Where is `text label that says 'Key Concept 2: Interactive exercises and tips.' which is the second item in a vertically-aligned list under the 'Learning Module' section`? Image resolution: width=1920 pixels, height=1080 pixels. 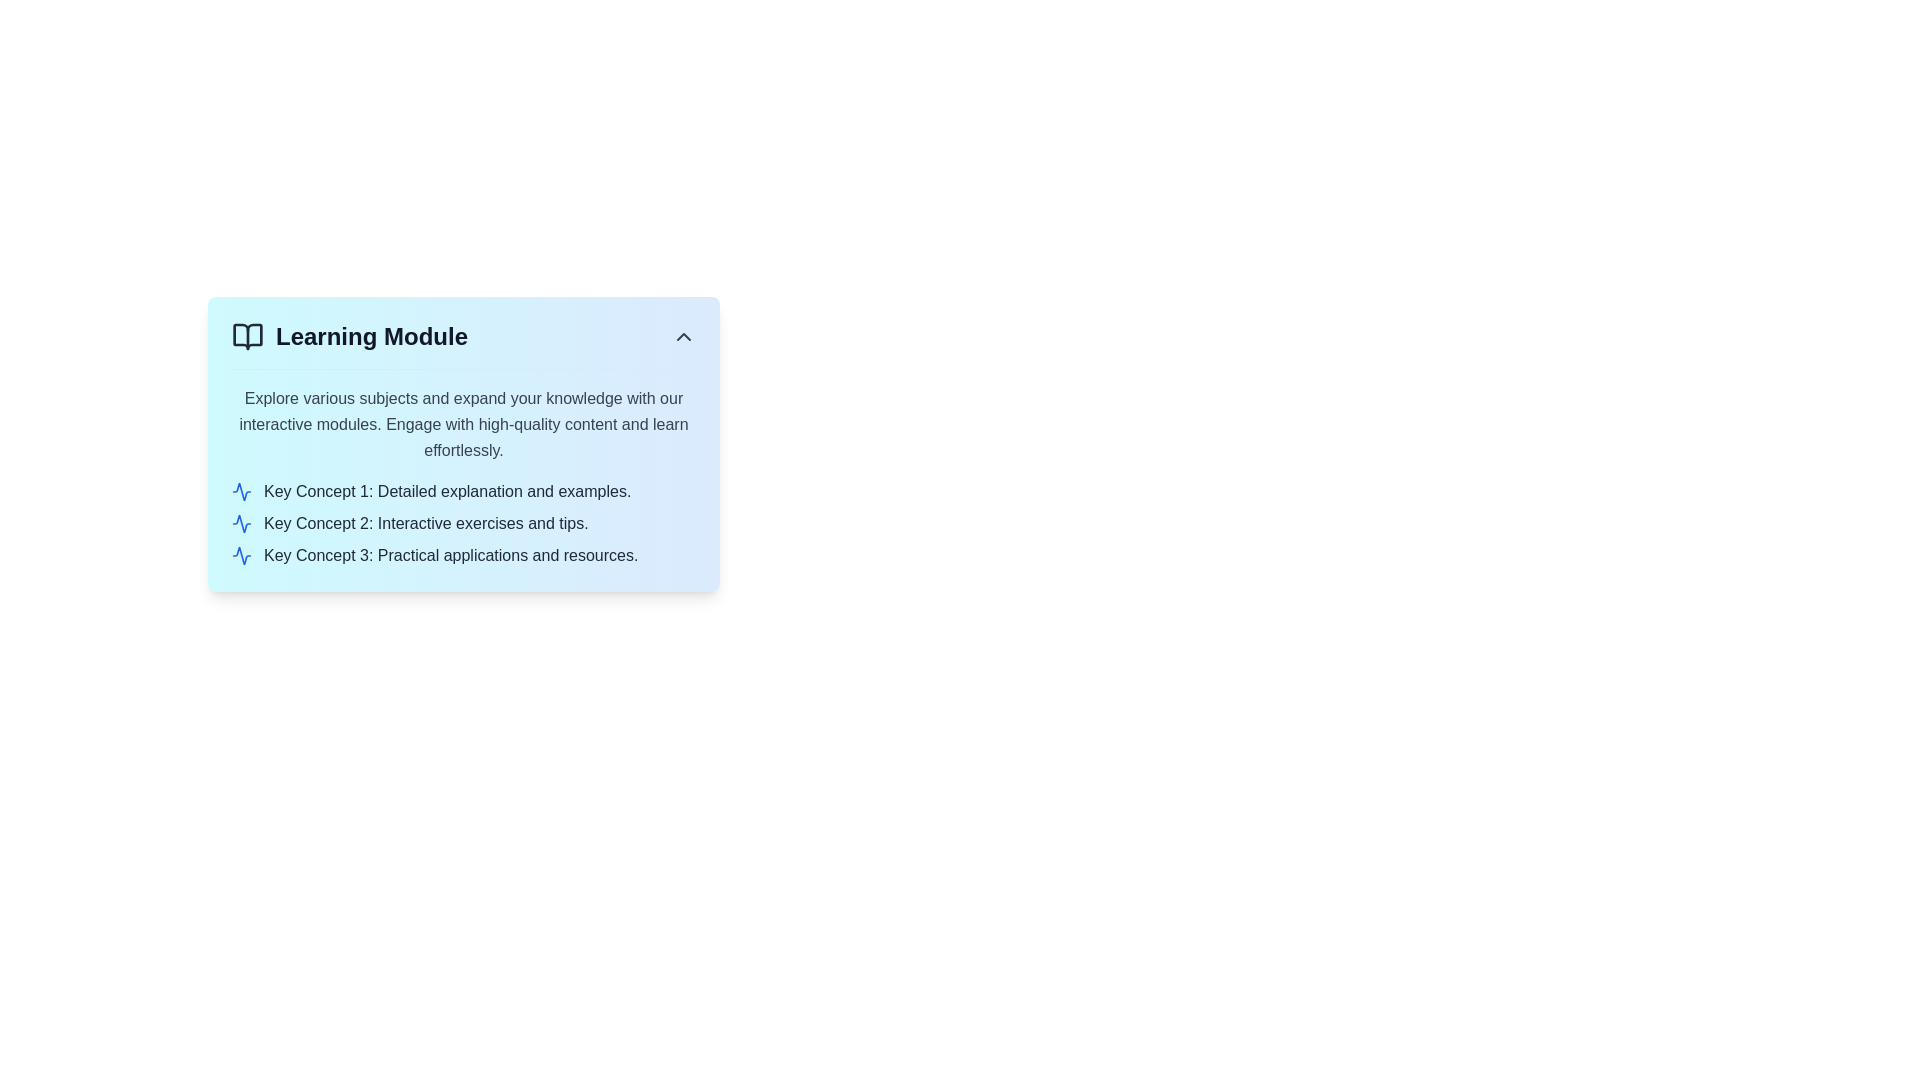 text label that says 'Key Concept 2: Interactive exercises and tips.' which is the second item in a vertically-aligned list under the 'Learning Module' section is located at coordinates (425, 523).